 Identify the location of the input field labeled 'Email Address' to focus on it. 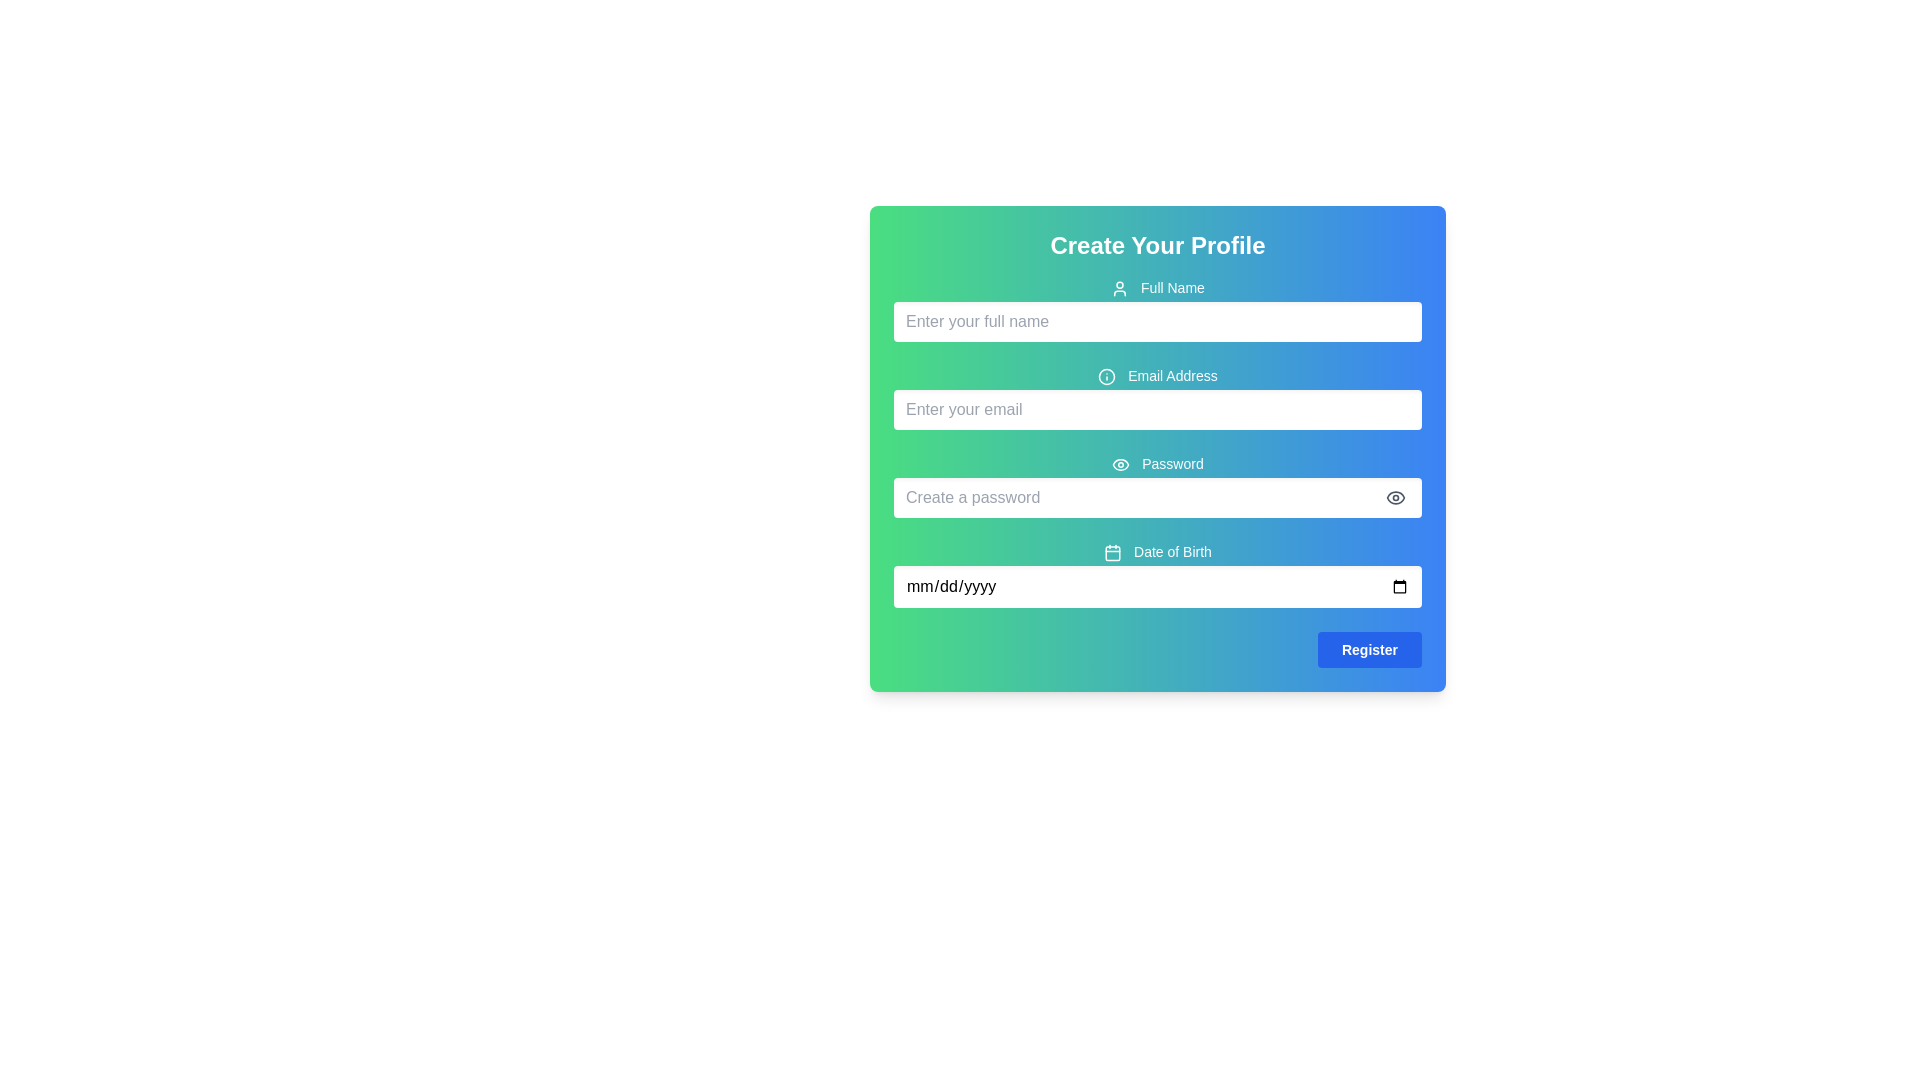
(1157, 397).